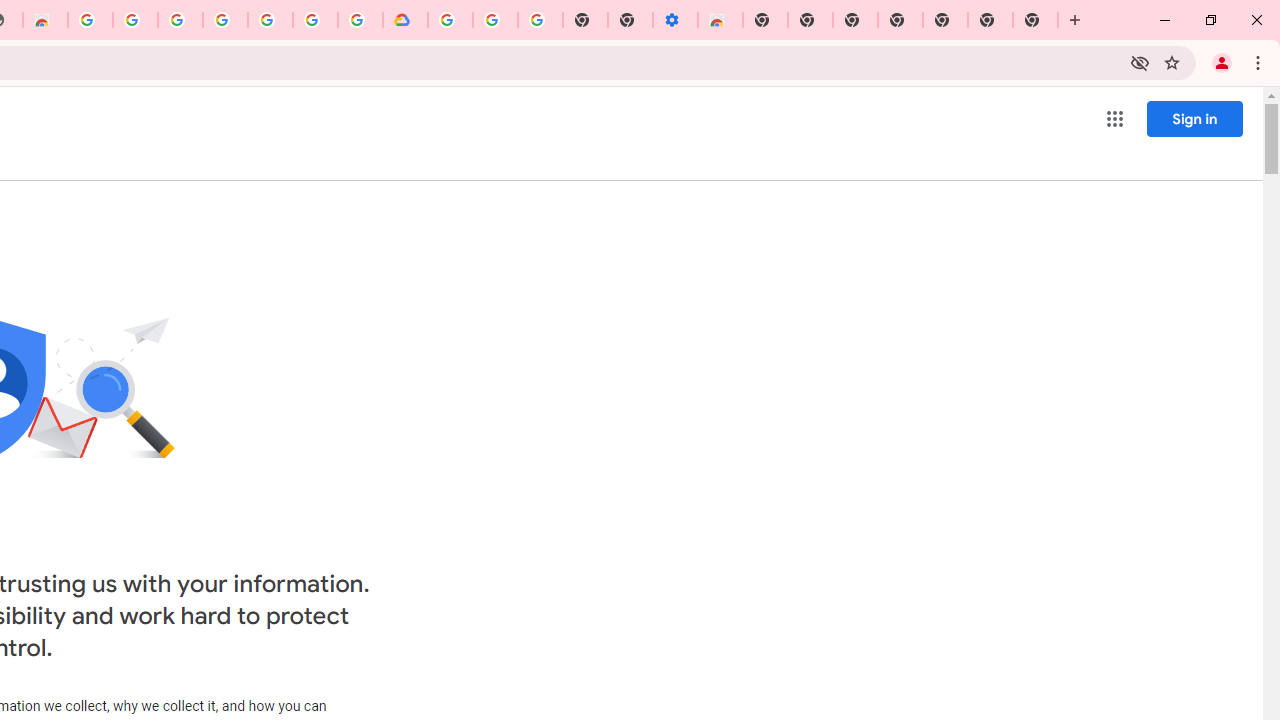  What do you see at coordinates (134, 20) in the screenshot?
I see `'Ad Settings'` at bounding box center [134, 20].